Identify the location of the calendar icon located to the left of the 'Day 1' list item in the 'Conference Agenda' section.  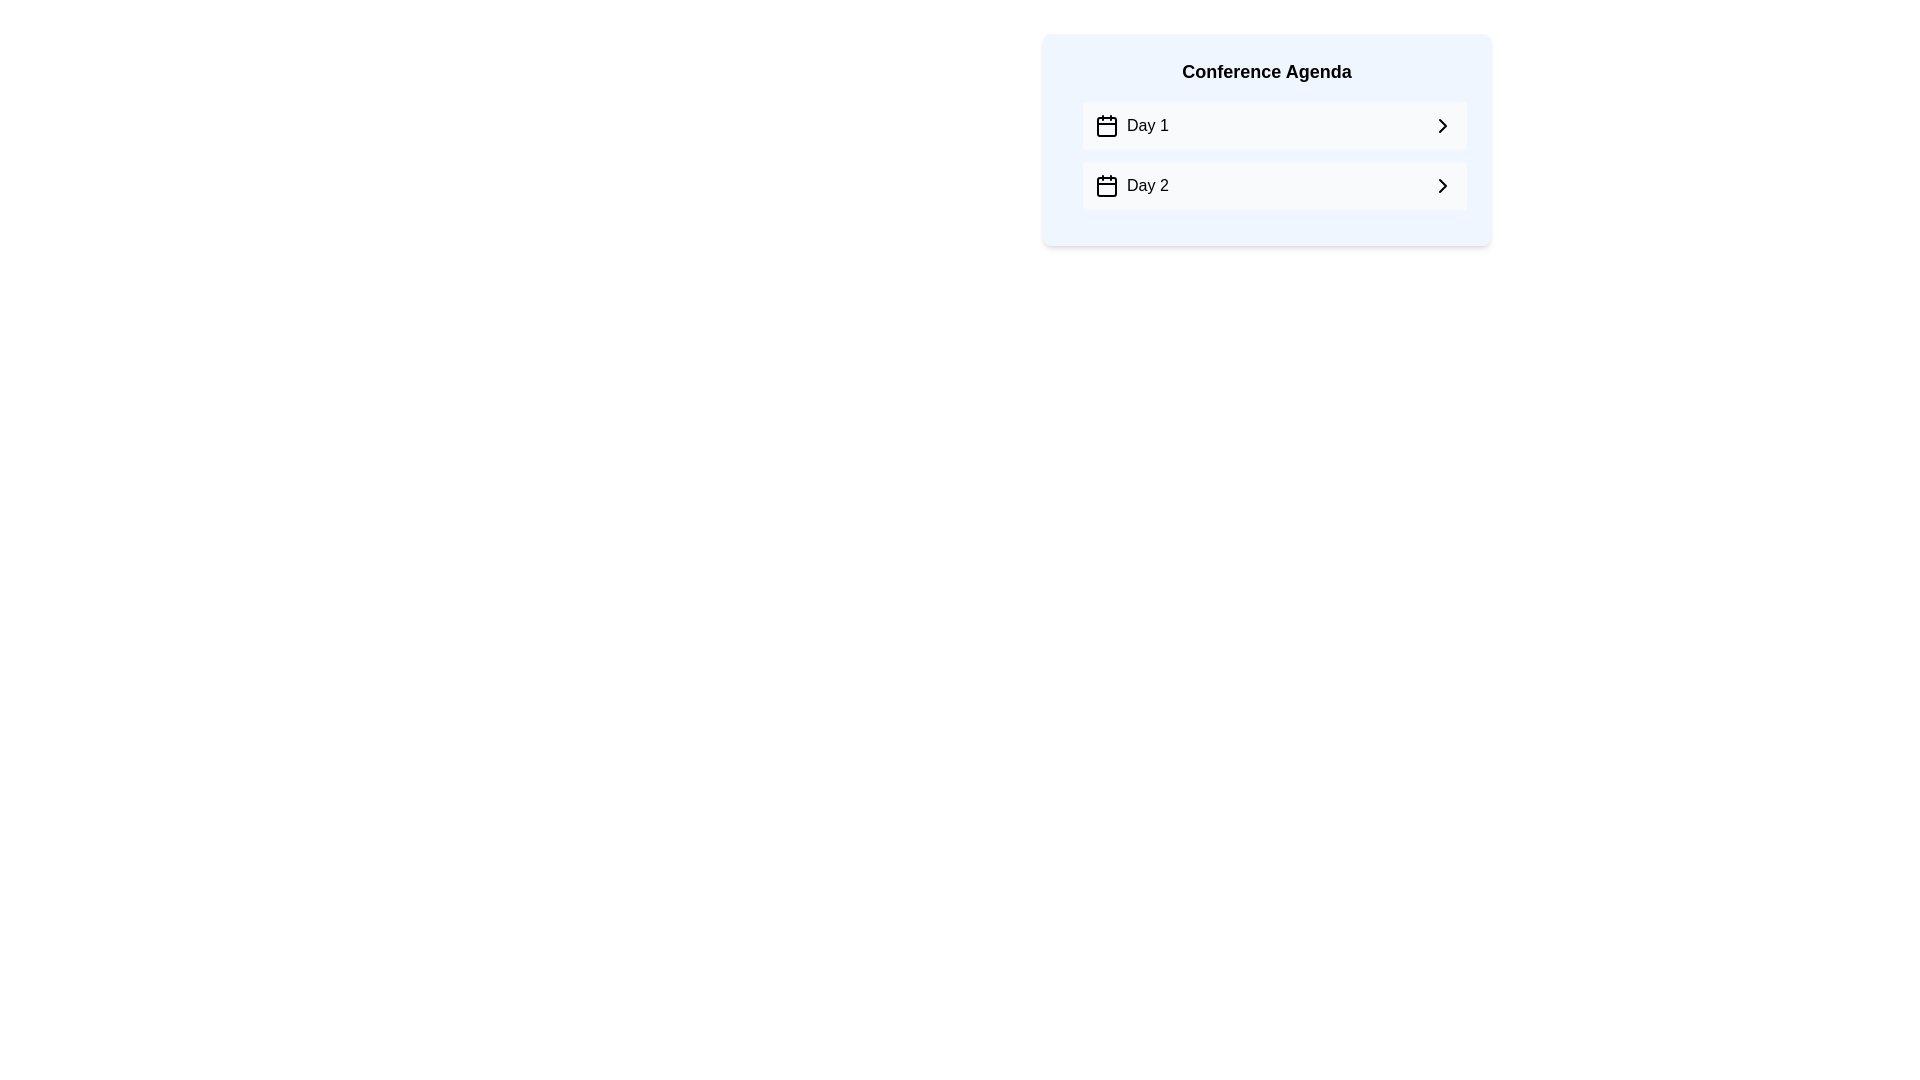
(1106, 126).